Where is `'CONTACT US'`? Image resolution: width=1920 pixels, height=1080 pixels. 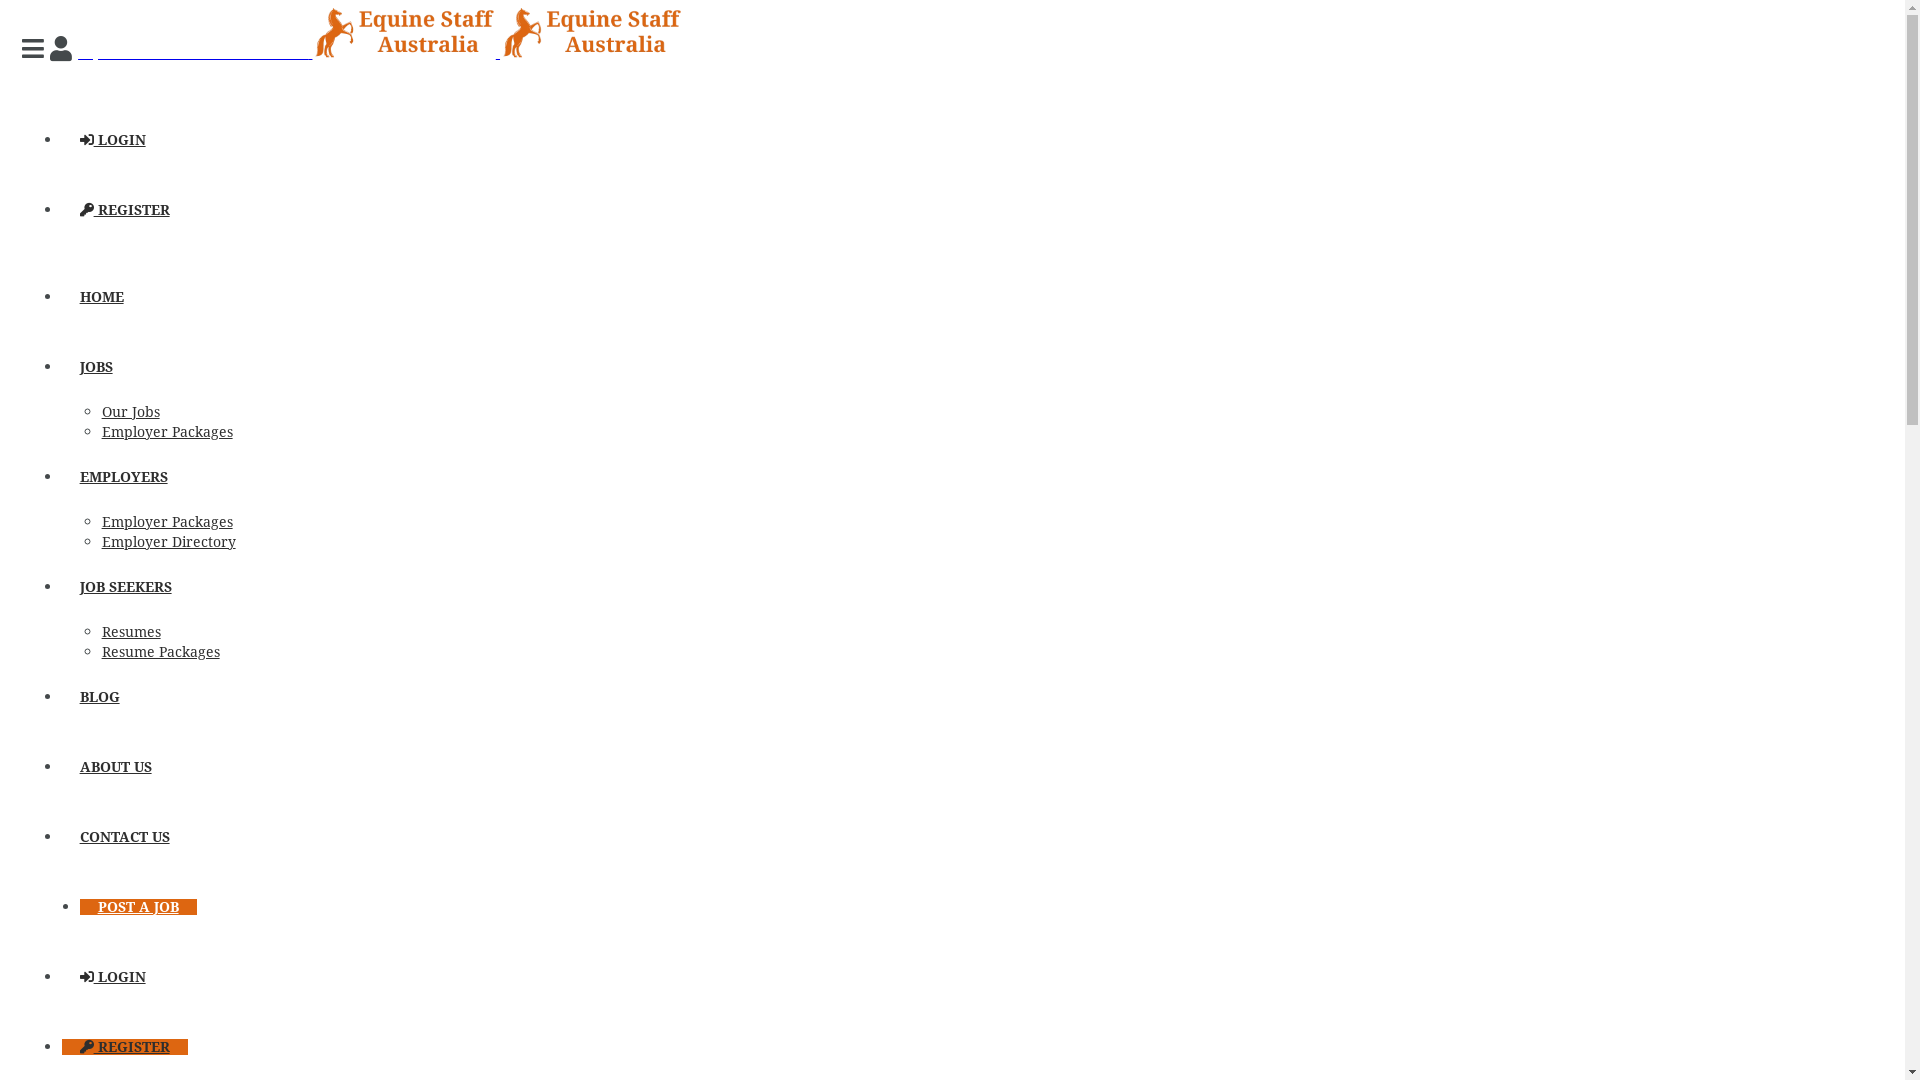 'CONTACT US' is located at coordinates (123, 837).